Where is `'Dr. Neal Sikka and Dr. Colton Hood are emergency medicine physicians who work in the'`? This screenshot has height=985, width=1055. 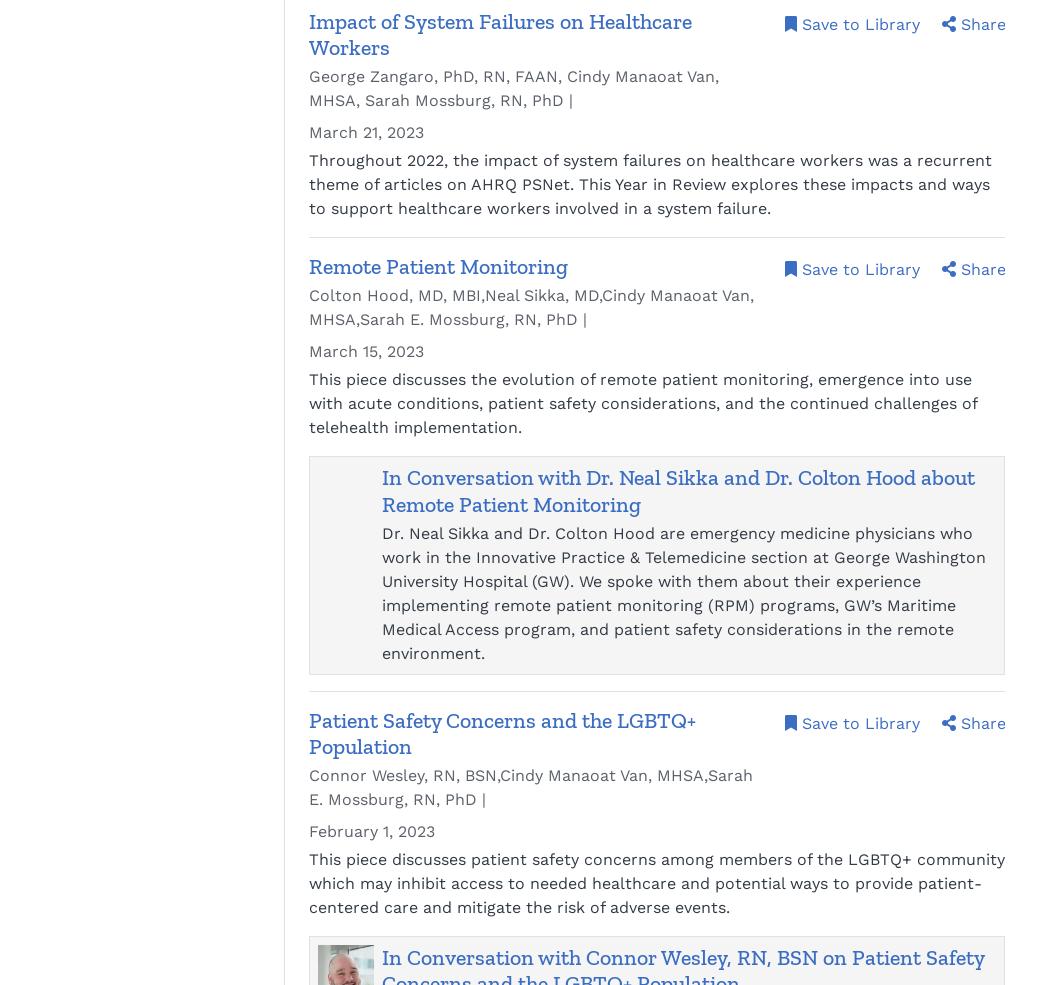
'Dr. Neal Sikka and Dr. Colton Hood are emergency medicine physicians who work in the' is located at coordinates (676, 544).